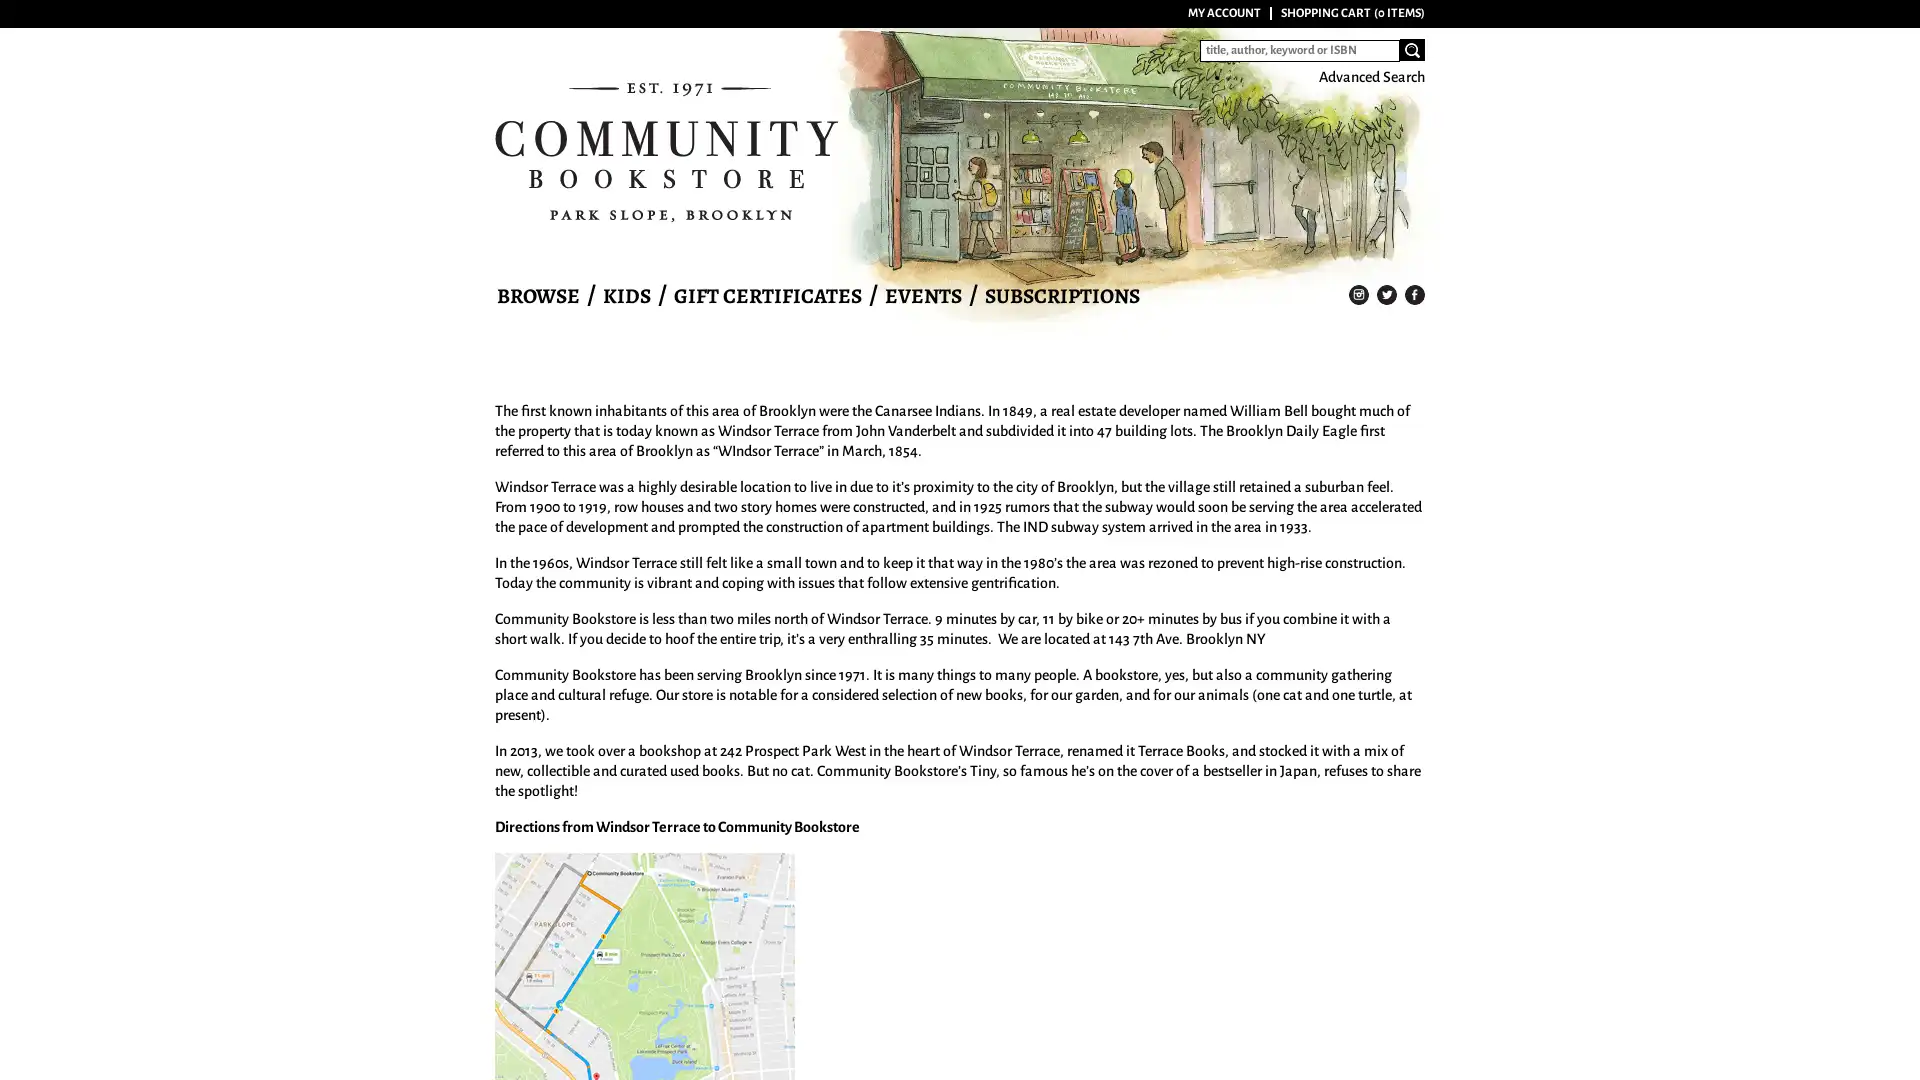  I want to click on Search, so click(1411, 49).